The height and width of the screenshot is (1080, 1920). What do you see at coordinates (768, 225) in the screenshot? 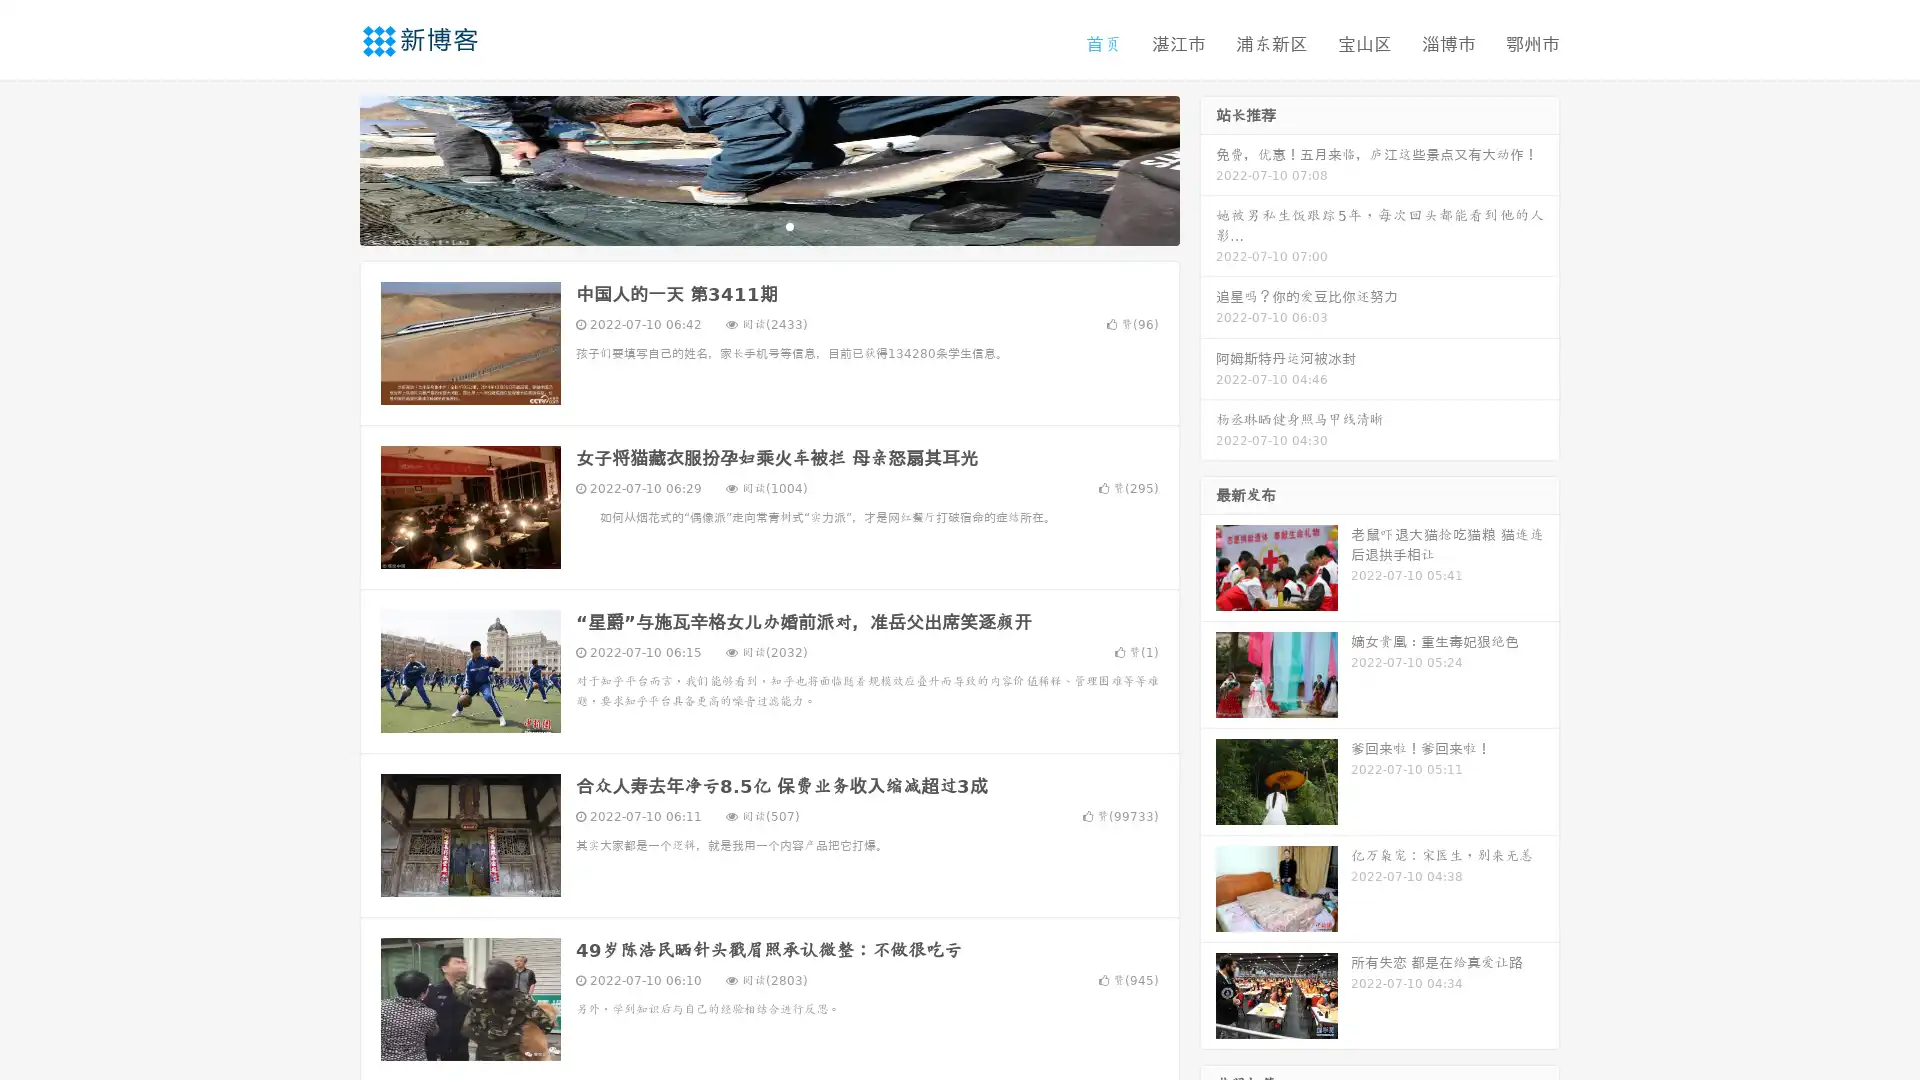
I see `Go to slide 2` at bounding box center [768, 225].